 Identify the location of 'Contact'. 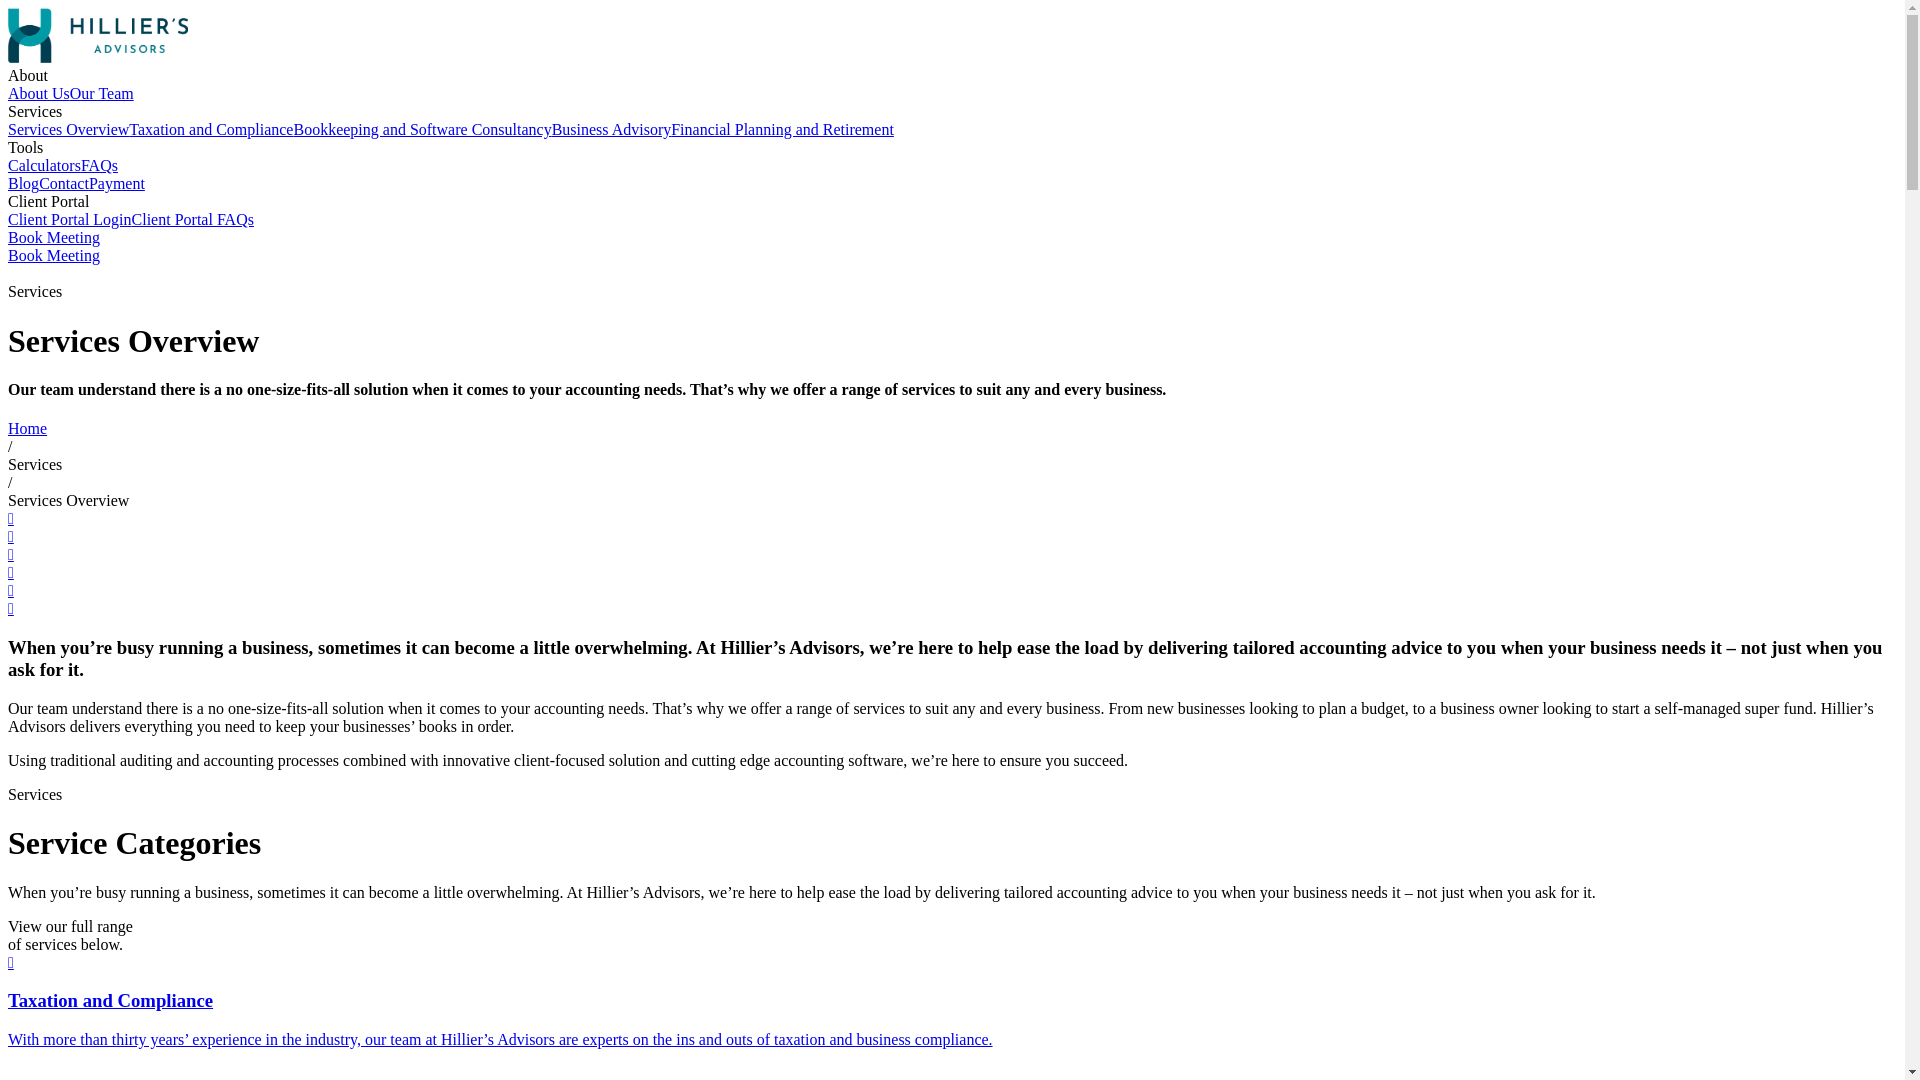
(63, 183).